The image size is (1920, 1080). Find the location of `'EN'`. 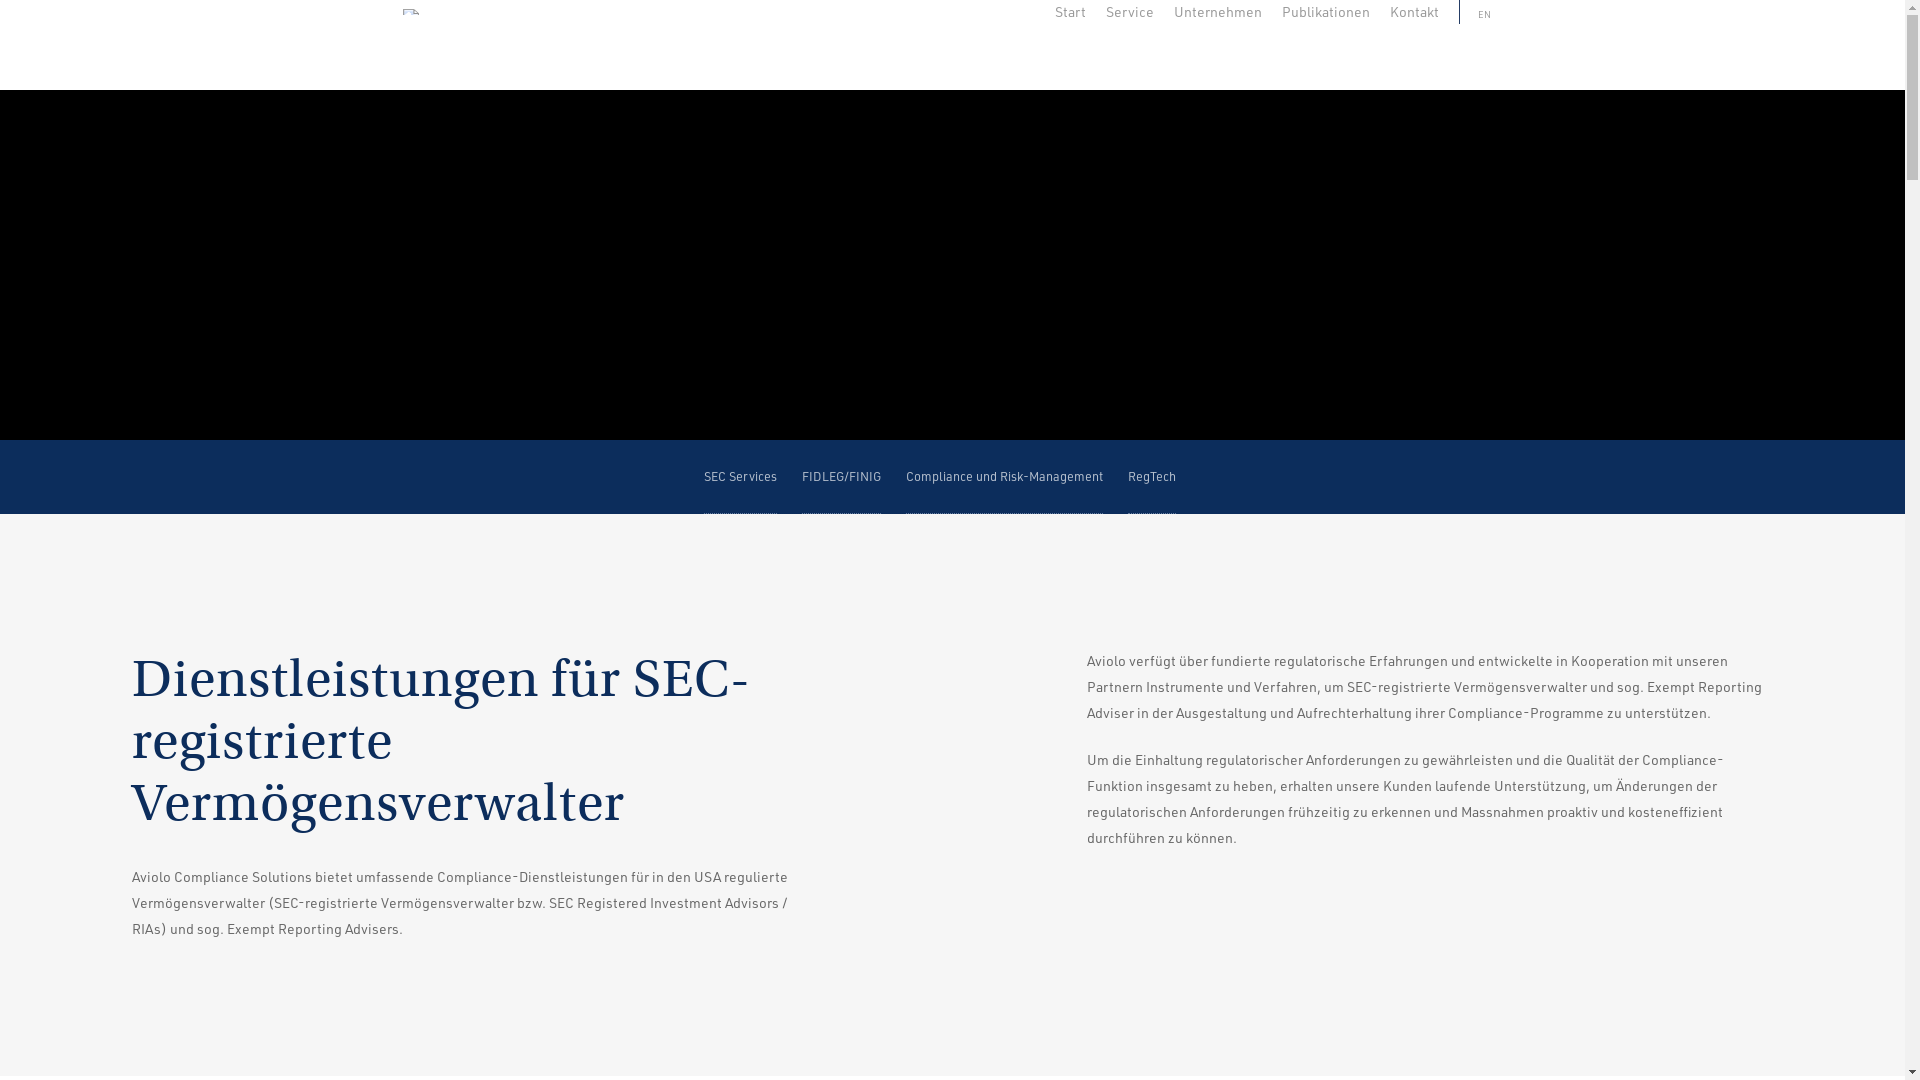

'EN' is located at coordinates (1458, 11).